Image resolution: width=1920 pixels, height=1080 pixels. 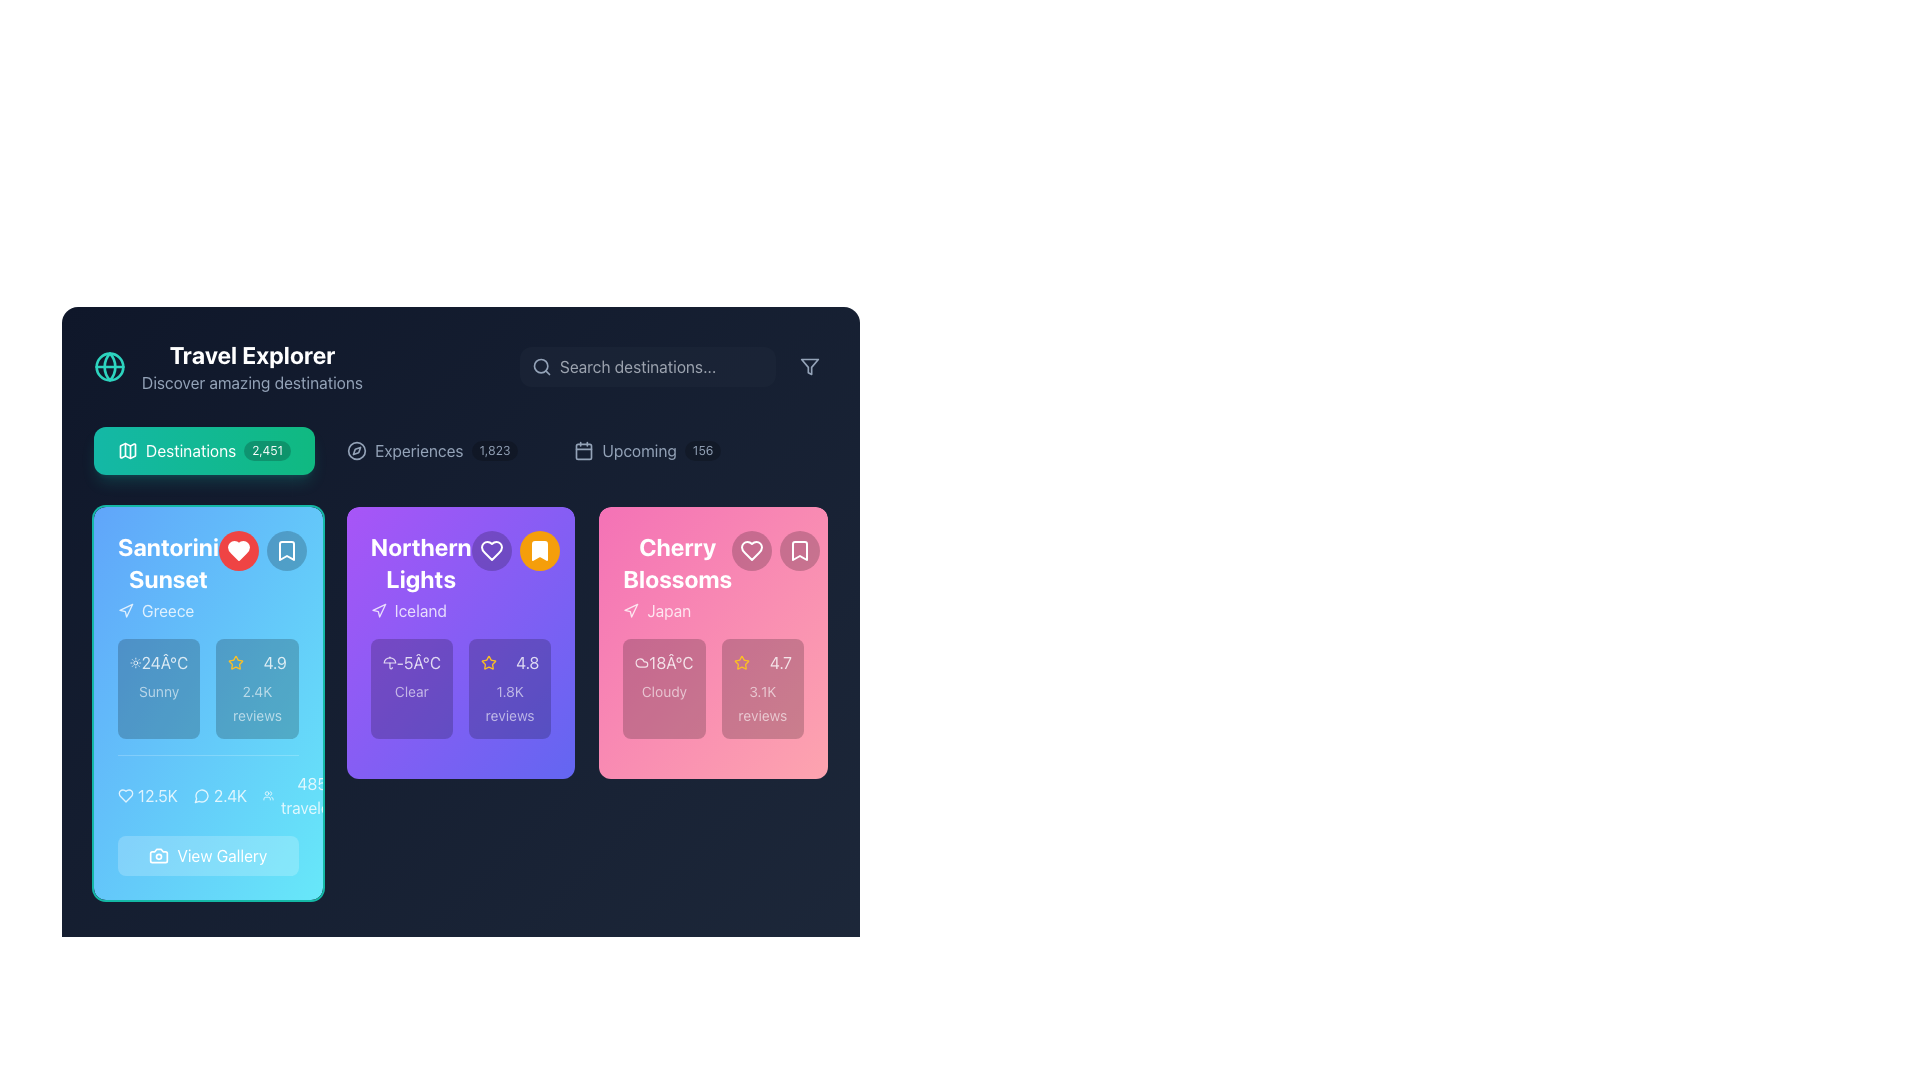 What do you see at coordinates (761, 688) in the screenshot?
I see `the rounded rectangular Informative display card with a soft pink background that displays a rating of '4.7' and '3.1K reviews' below it, which is located in the lower right corner of the 'Cherry Blossoms' card to compare ratings` at bounding box center [761, 688].